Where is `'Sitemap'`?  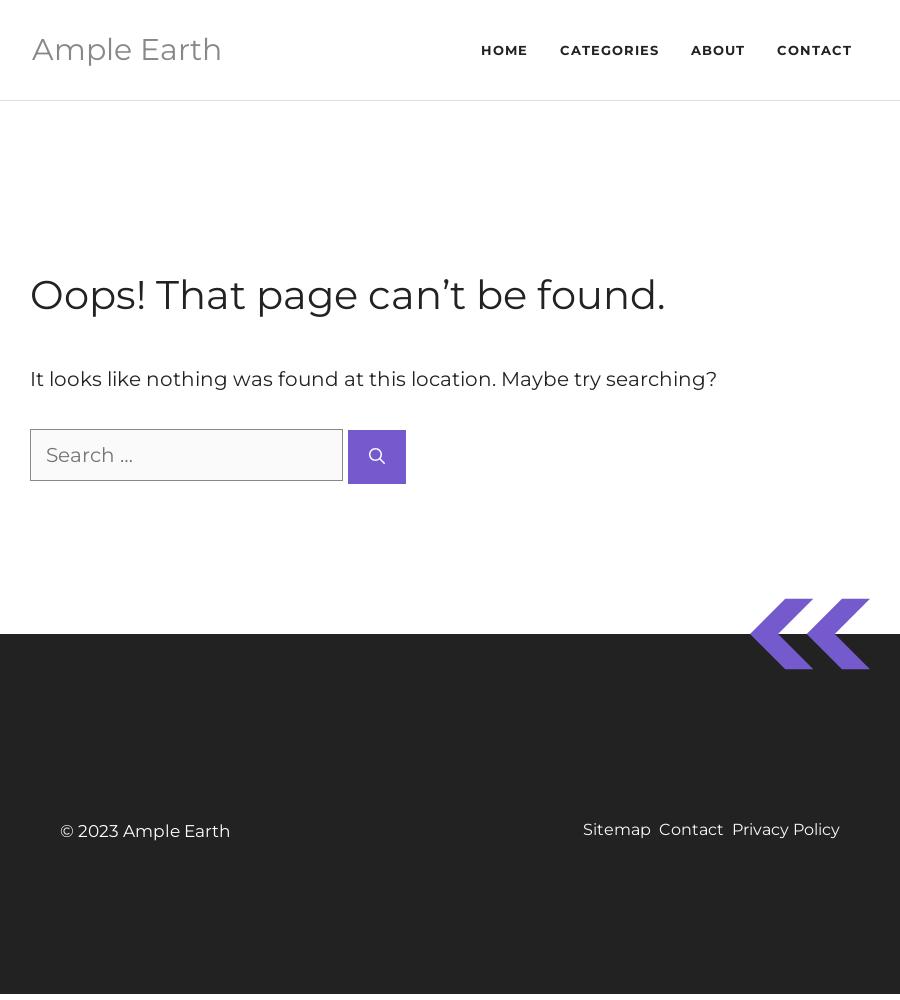
'Sitemap' is located at coordinates (617, 828).